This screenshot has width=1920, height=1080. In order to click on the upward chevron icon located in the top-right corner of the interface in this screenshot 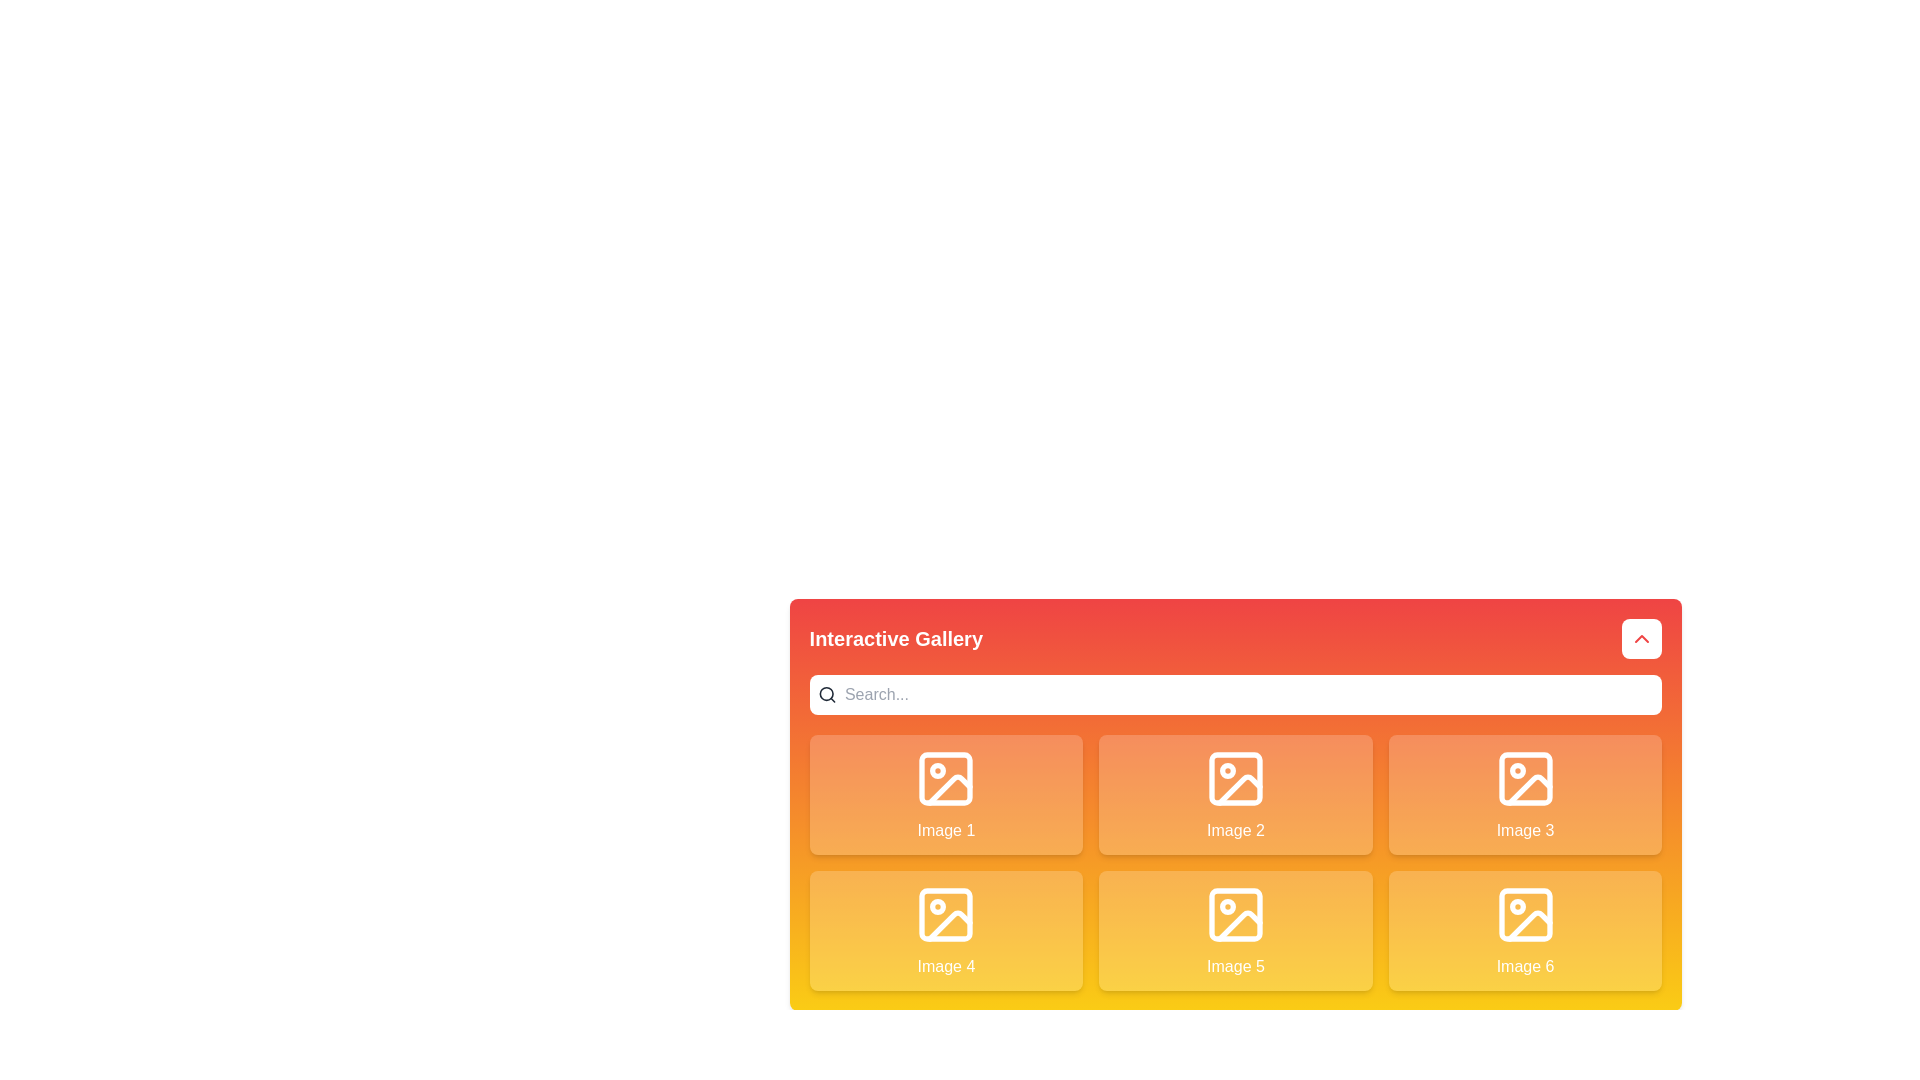, I will do `click(1642, 639)`.